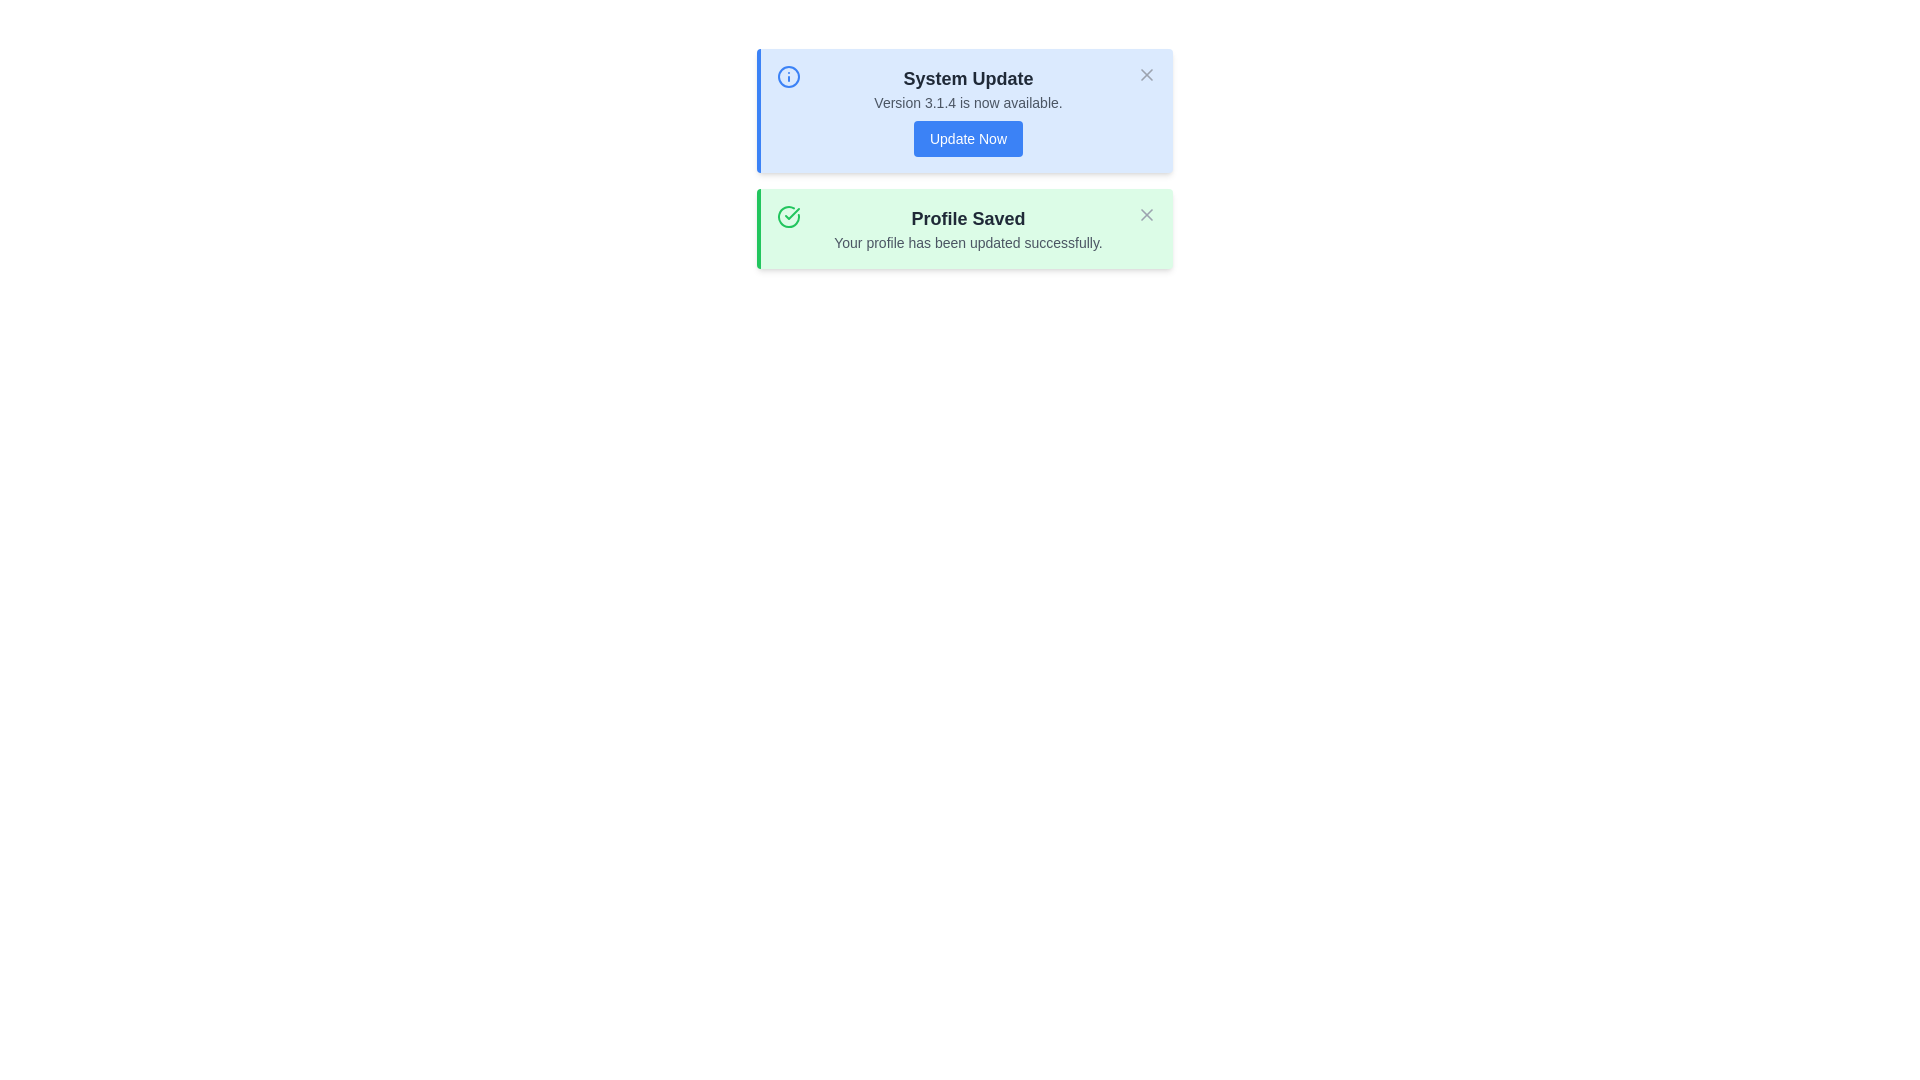 The width and height of the screenshot is (1920, 1080). What do you see at coordinates (787, 216) in the screenshot?
I see `the success notification icon indicating 'Profile Saved' by moving the cursor to its center` at bounding box center [787, 216].